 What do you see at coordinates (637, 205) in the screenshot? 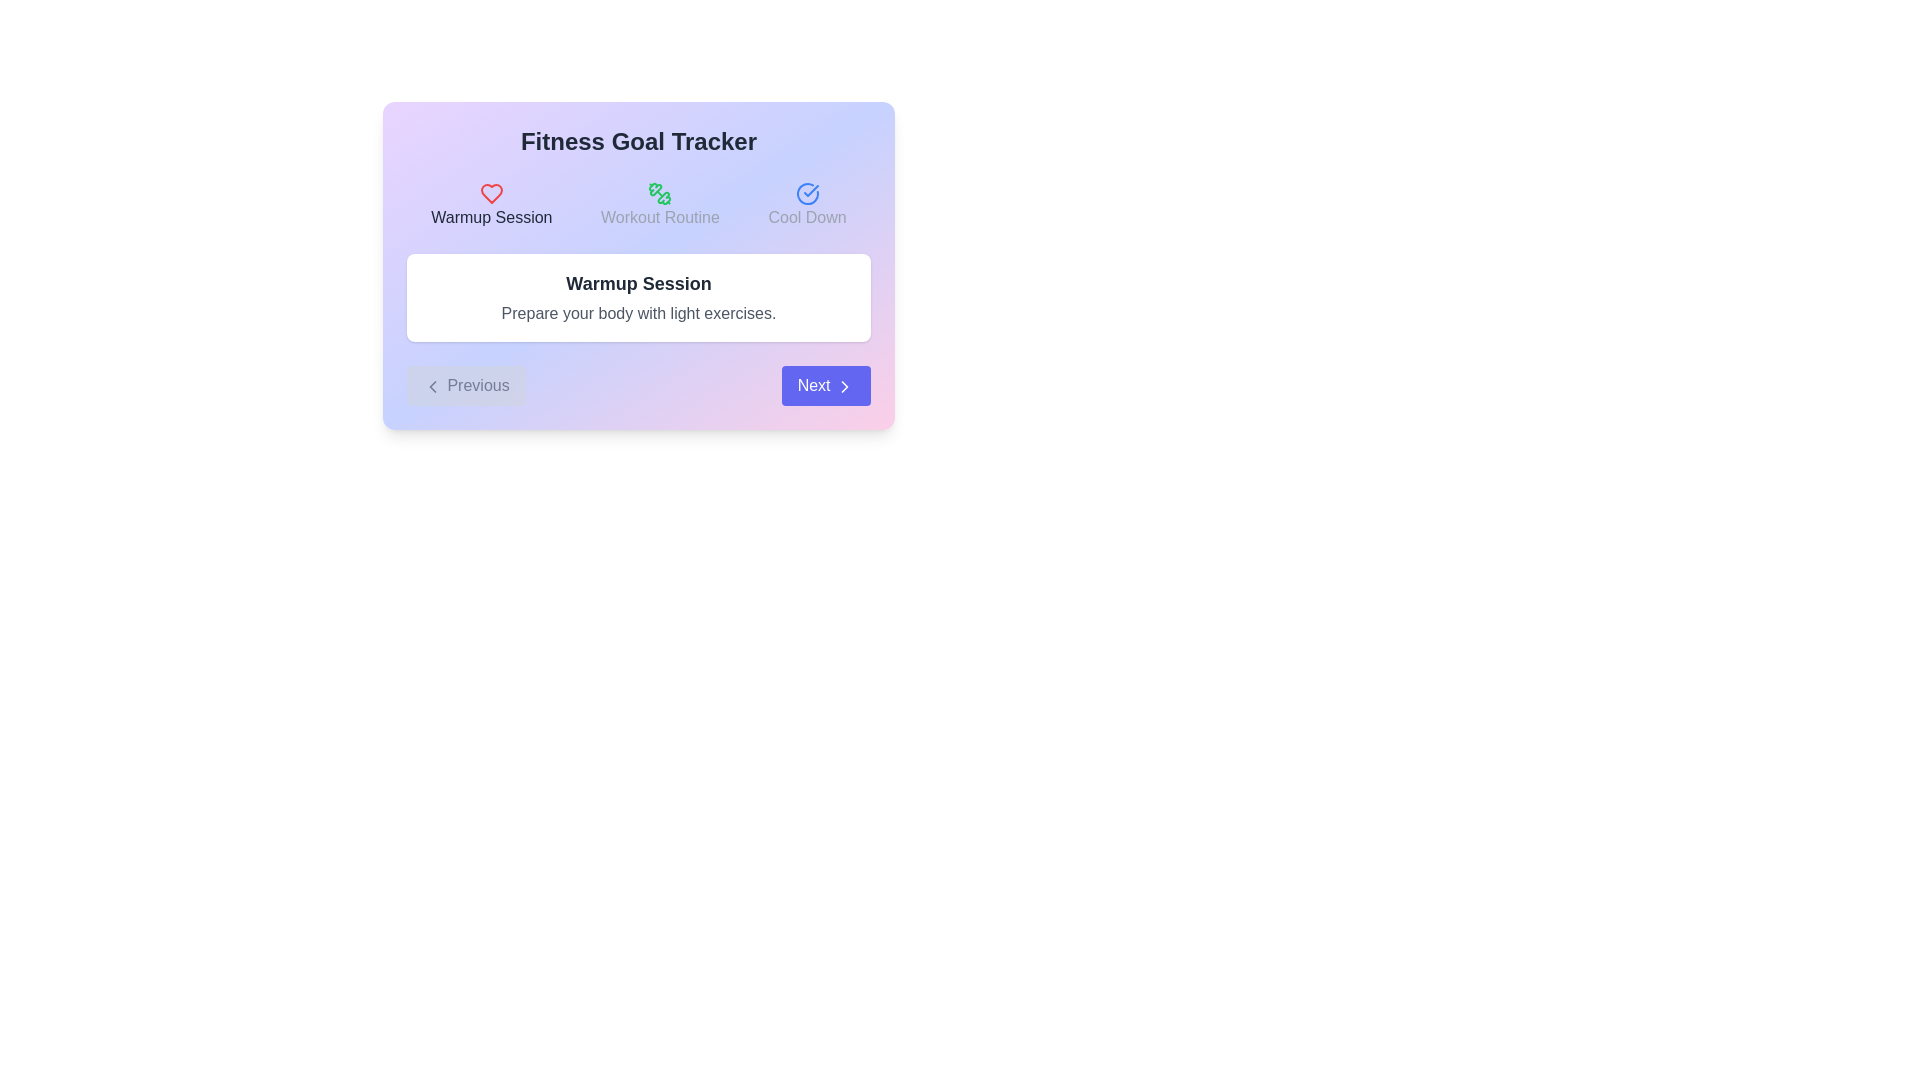
I see `the navigation bar icons or text for further actions, specifically targeting the categories 'Warmup Session,' 'Workout Routine,' and 'Cool Down.'` at bounding box center [637, 205].